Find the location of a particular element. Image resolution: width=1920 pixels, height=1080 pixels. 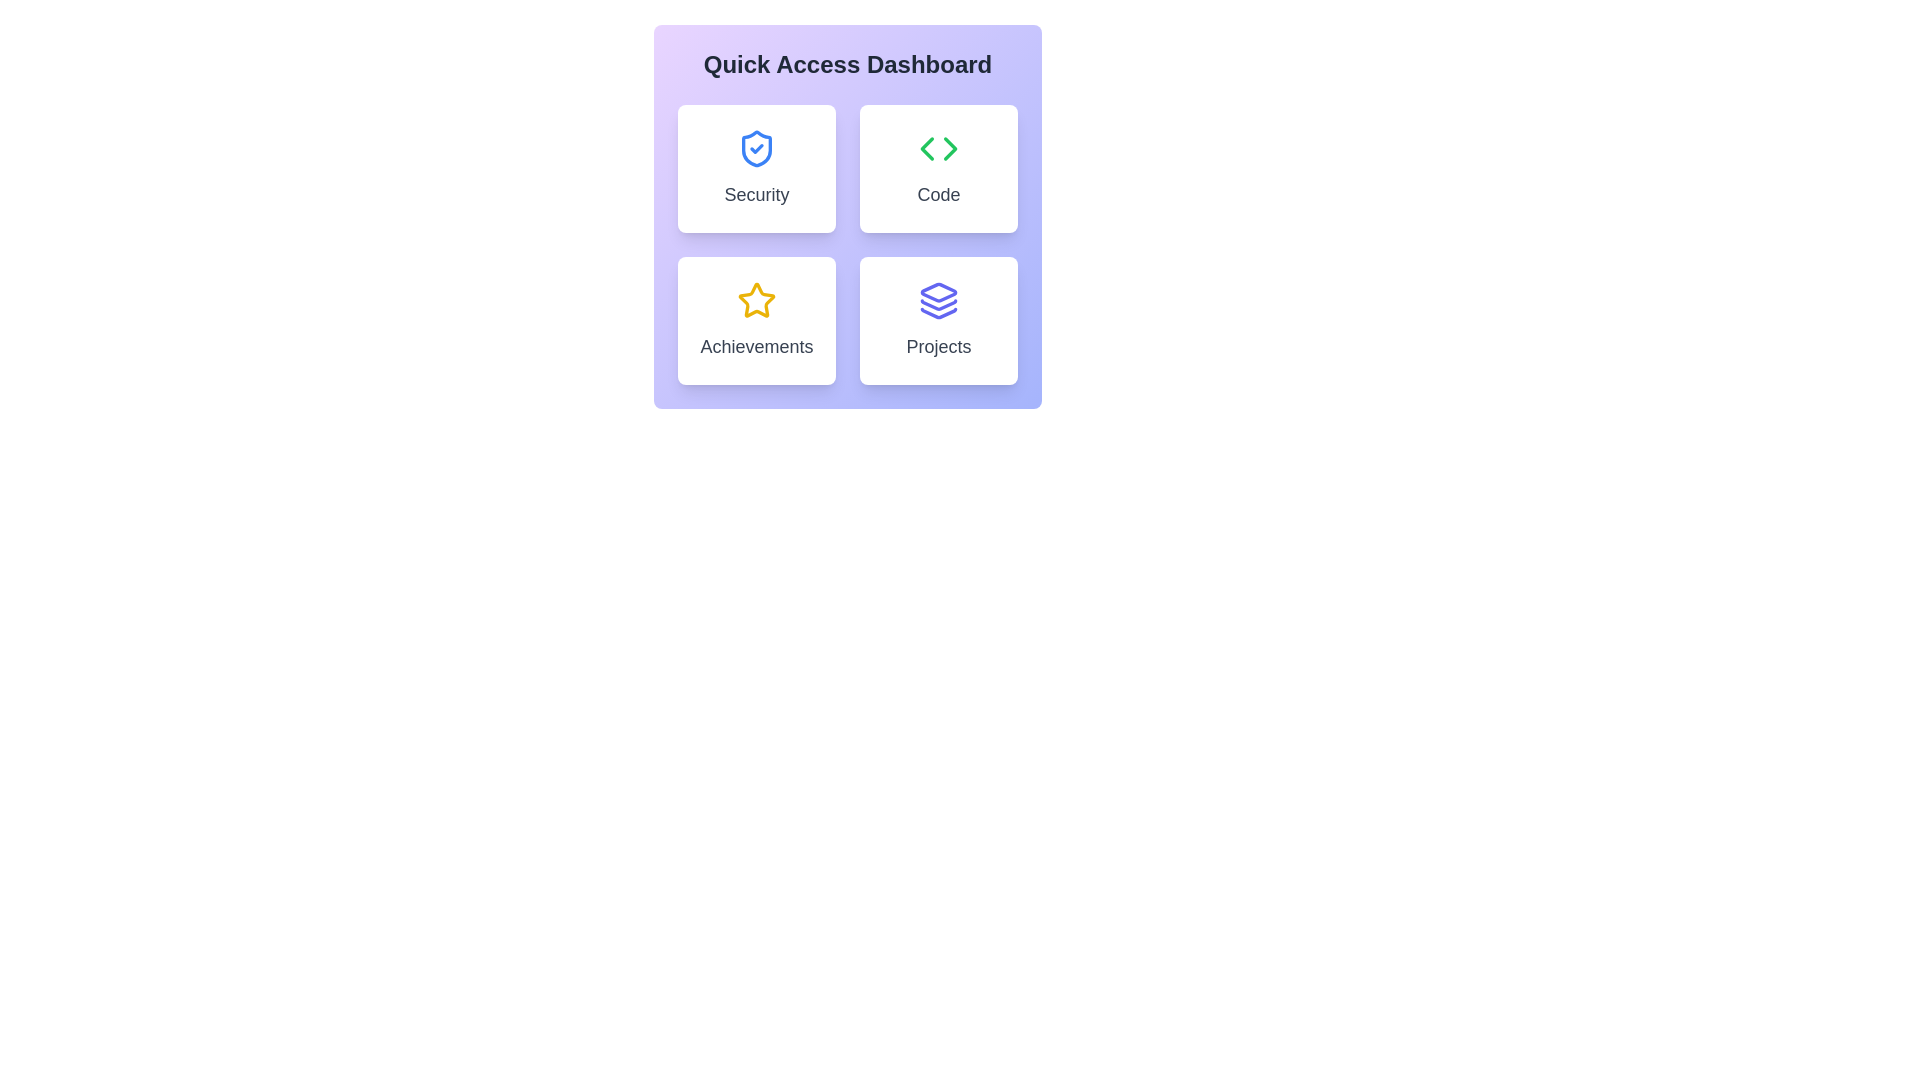

the 'Security' text hyperlink, which is styled in gray and located beneath a shield icon in the 'Quick Access Dashboard' is located at coordinates (756, 195).